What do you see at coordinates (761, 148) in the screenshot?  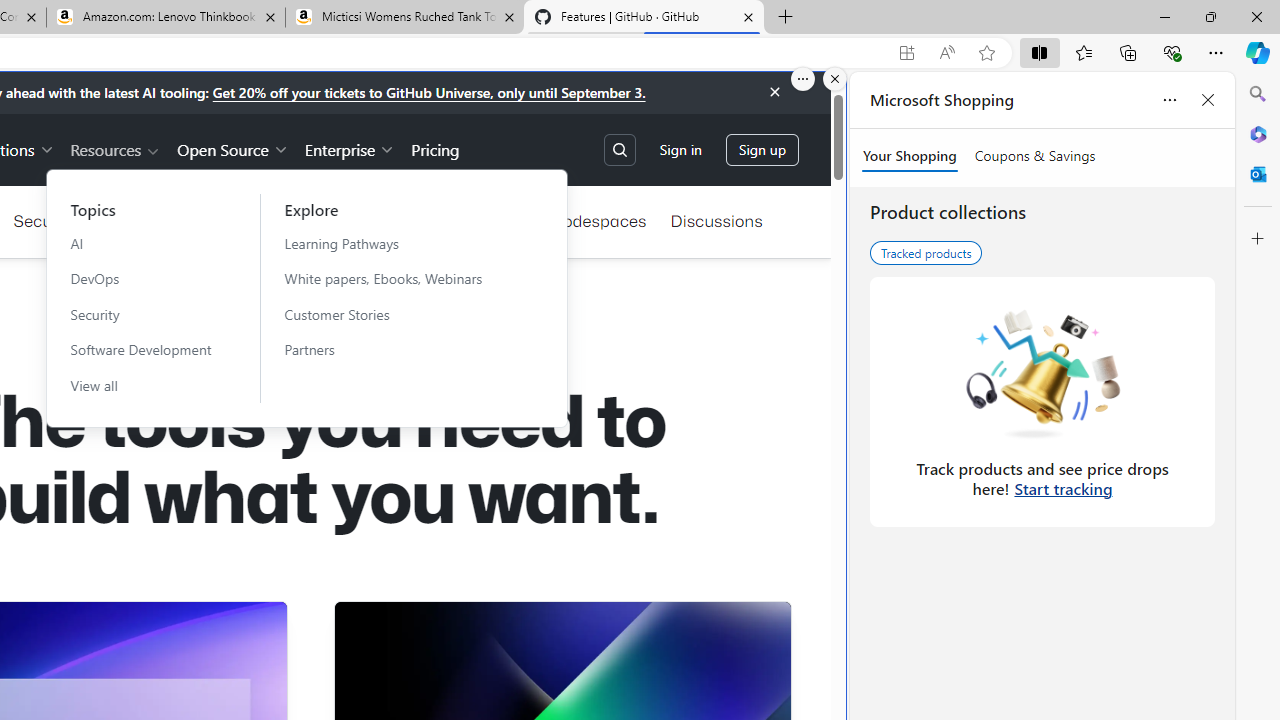 I see `'Sign up'` at bounding box center [761, 148].